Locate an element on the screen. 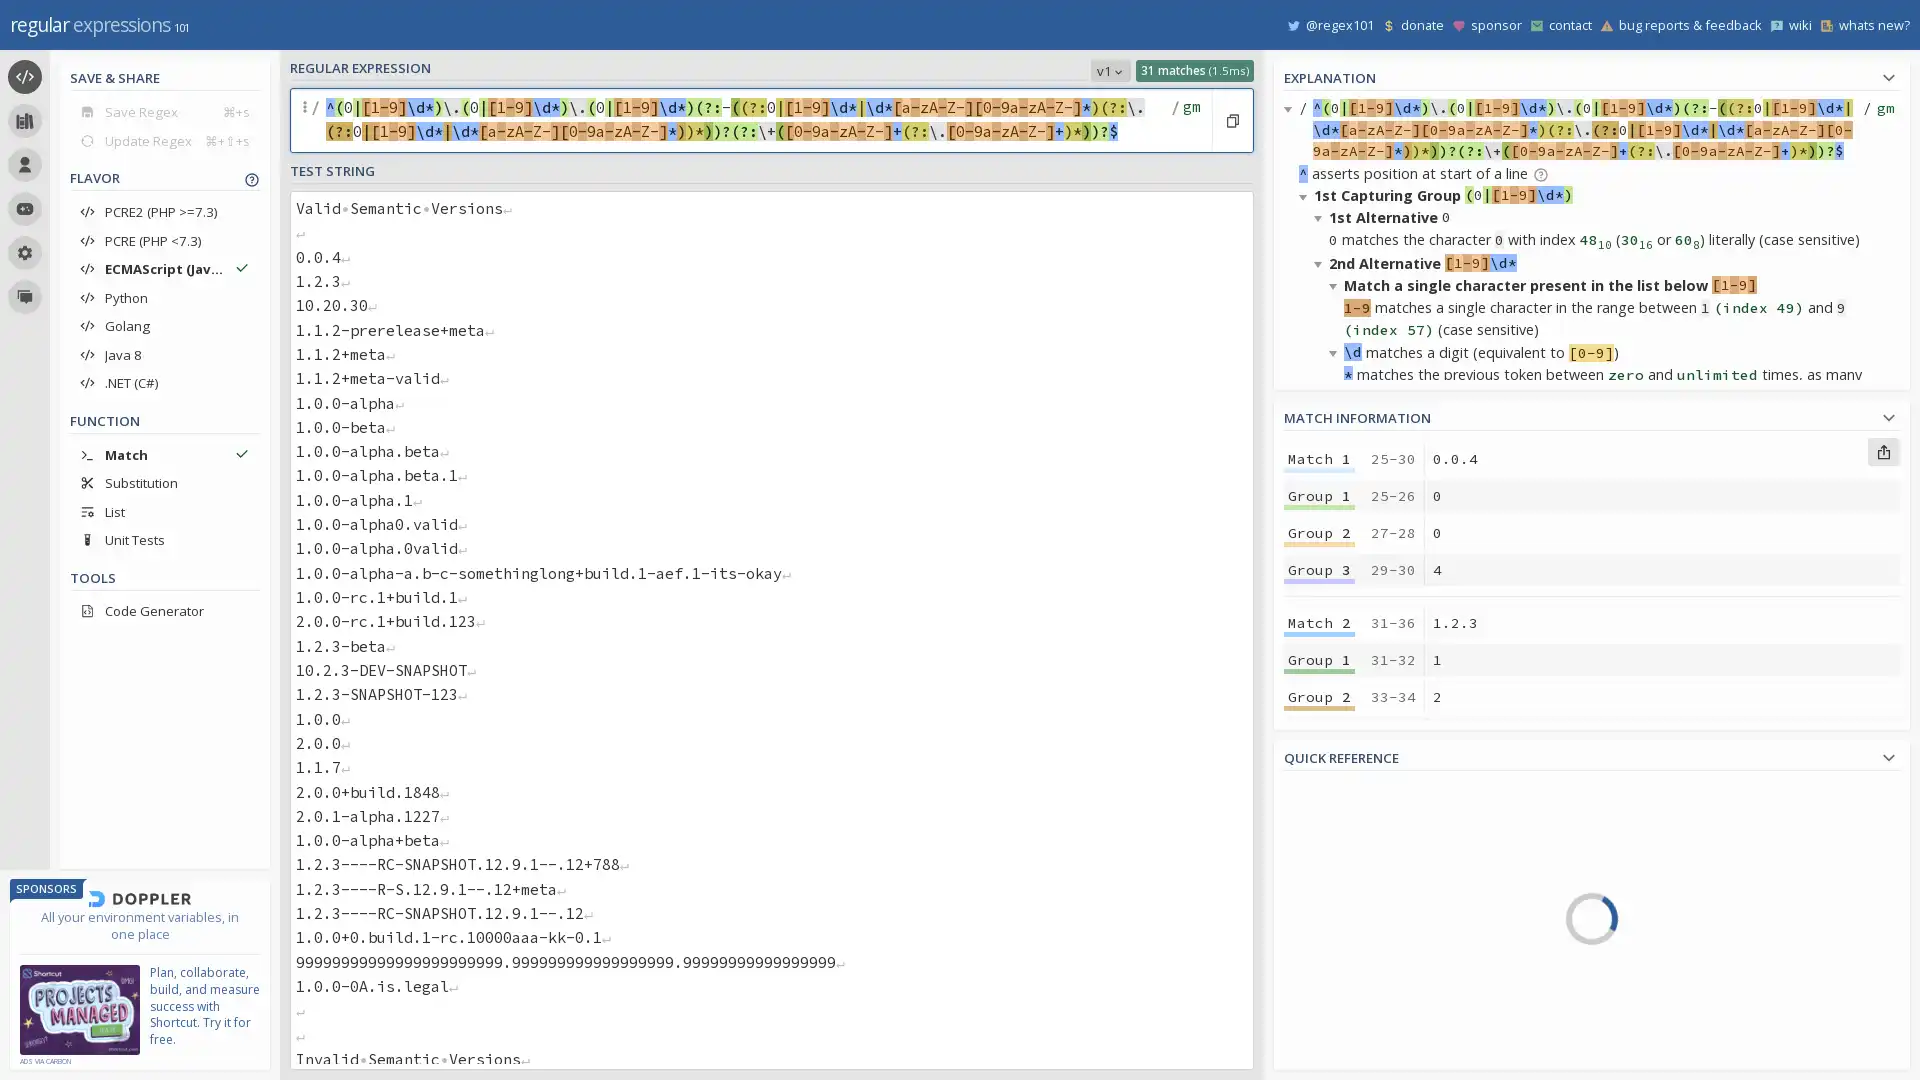  Group 1 is located at coordinates (1319, 986).